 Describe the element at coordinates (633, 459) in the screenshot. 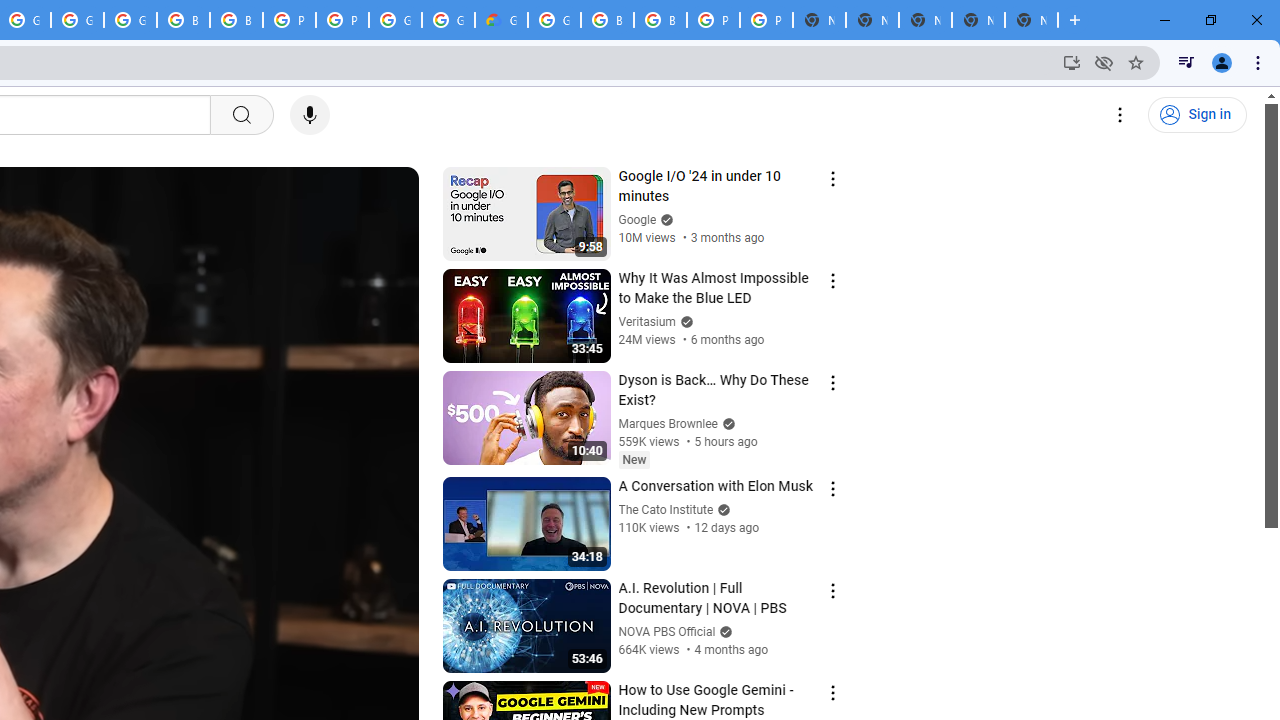

I see `'New'` at that location.